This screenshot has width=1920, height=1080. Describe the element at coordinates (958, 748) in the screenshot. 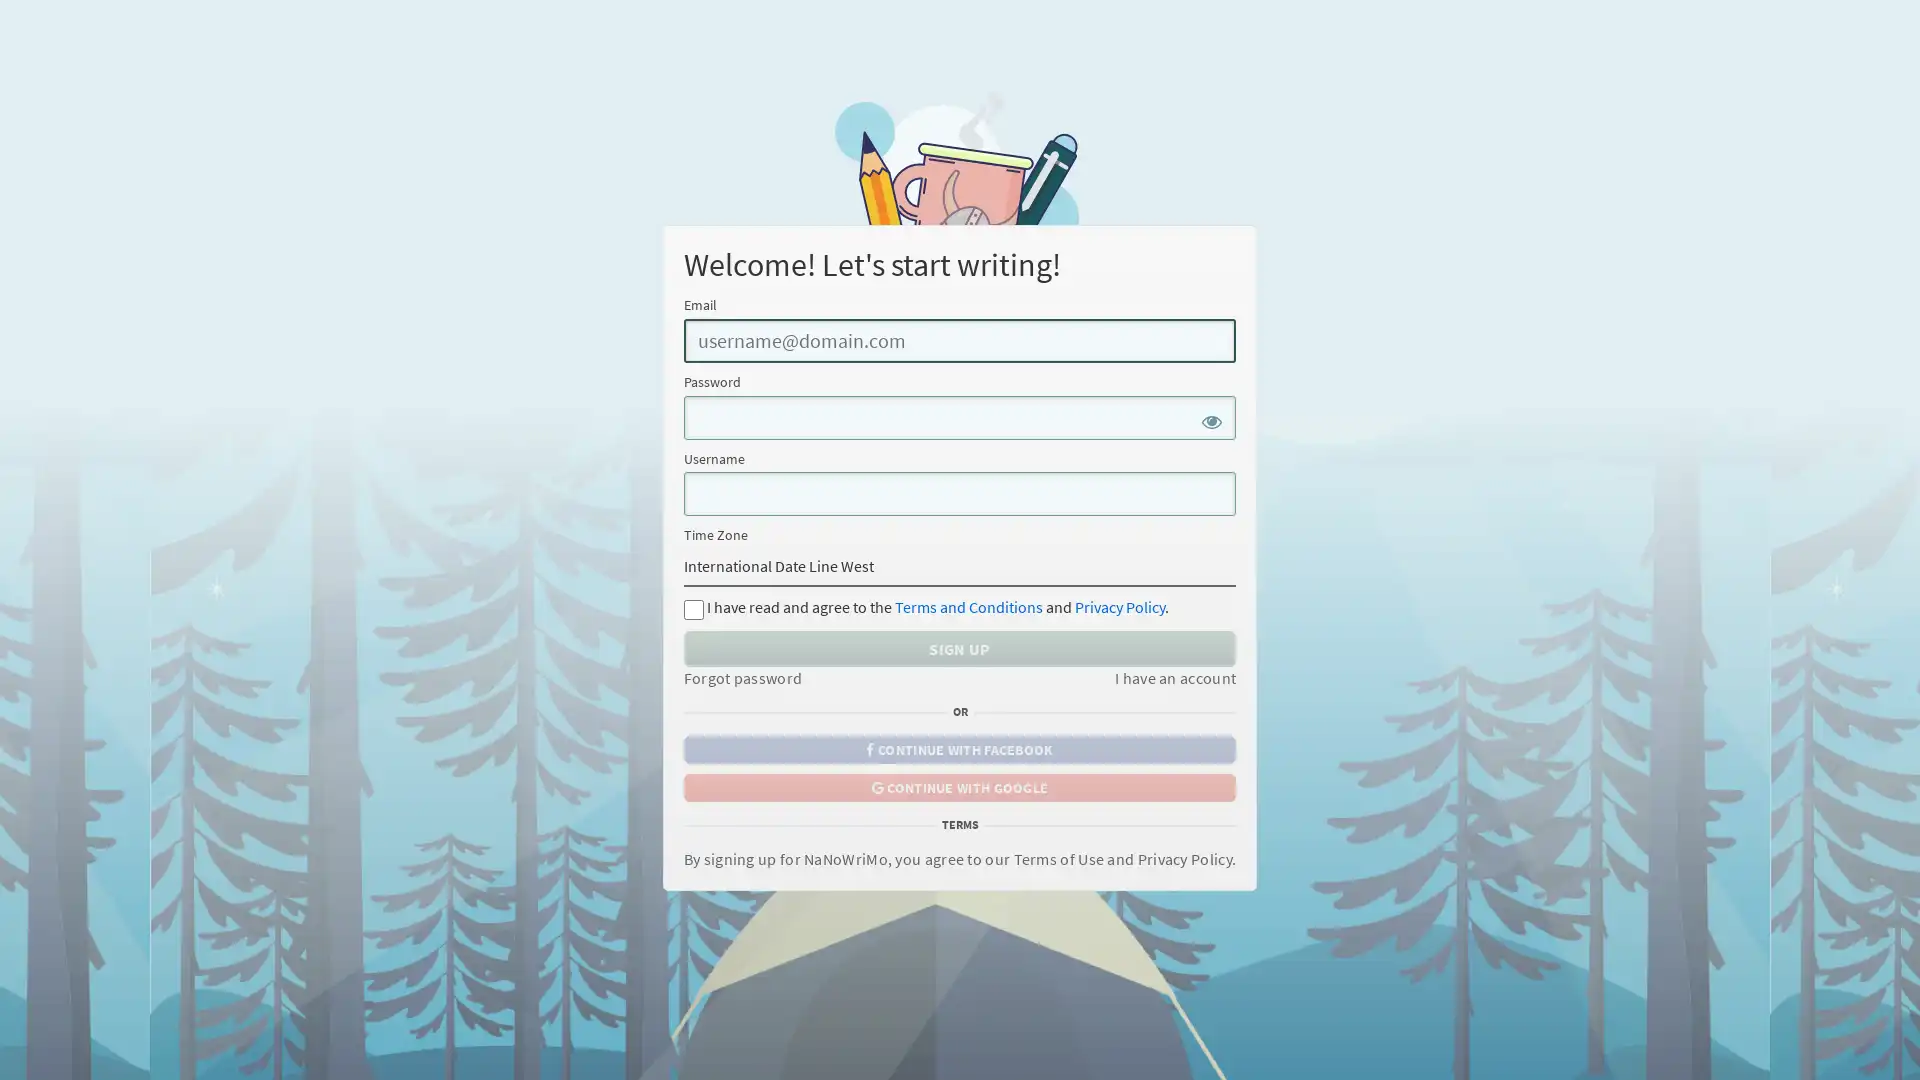

I see `CONTINUE WITH FACEBOOK` at that location.